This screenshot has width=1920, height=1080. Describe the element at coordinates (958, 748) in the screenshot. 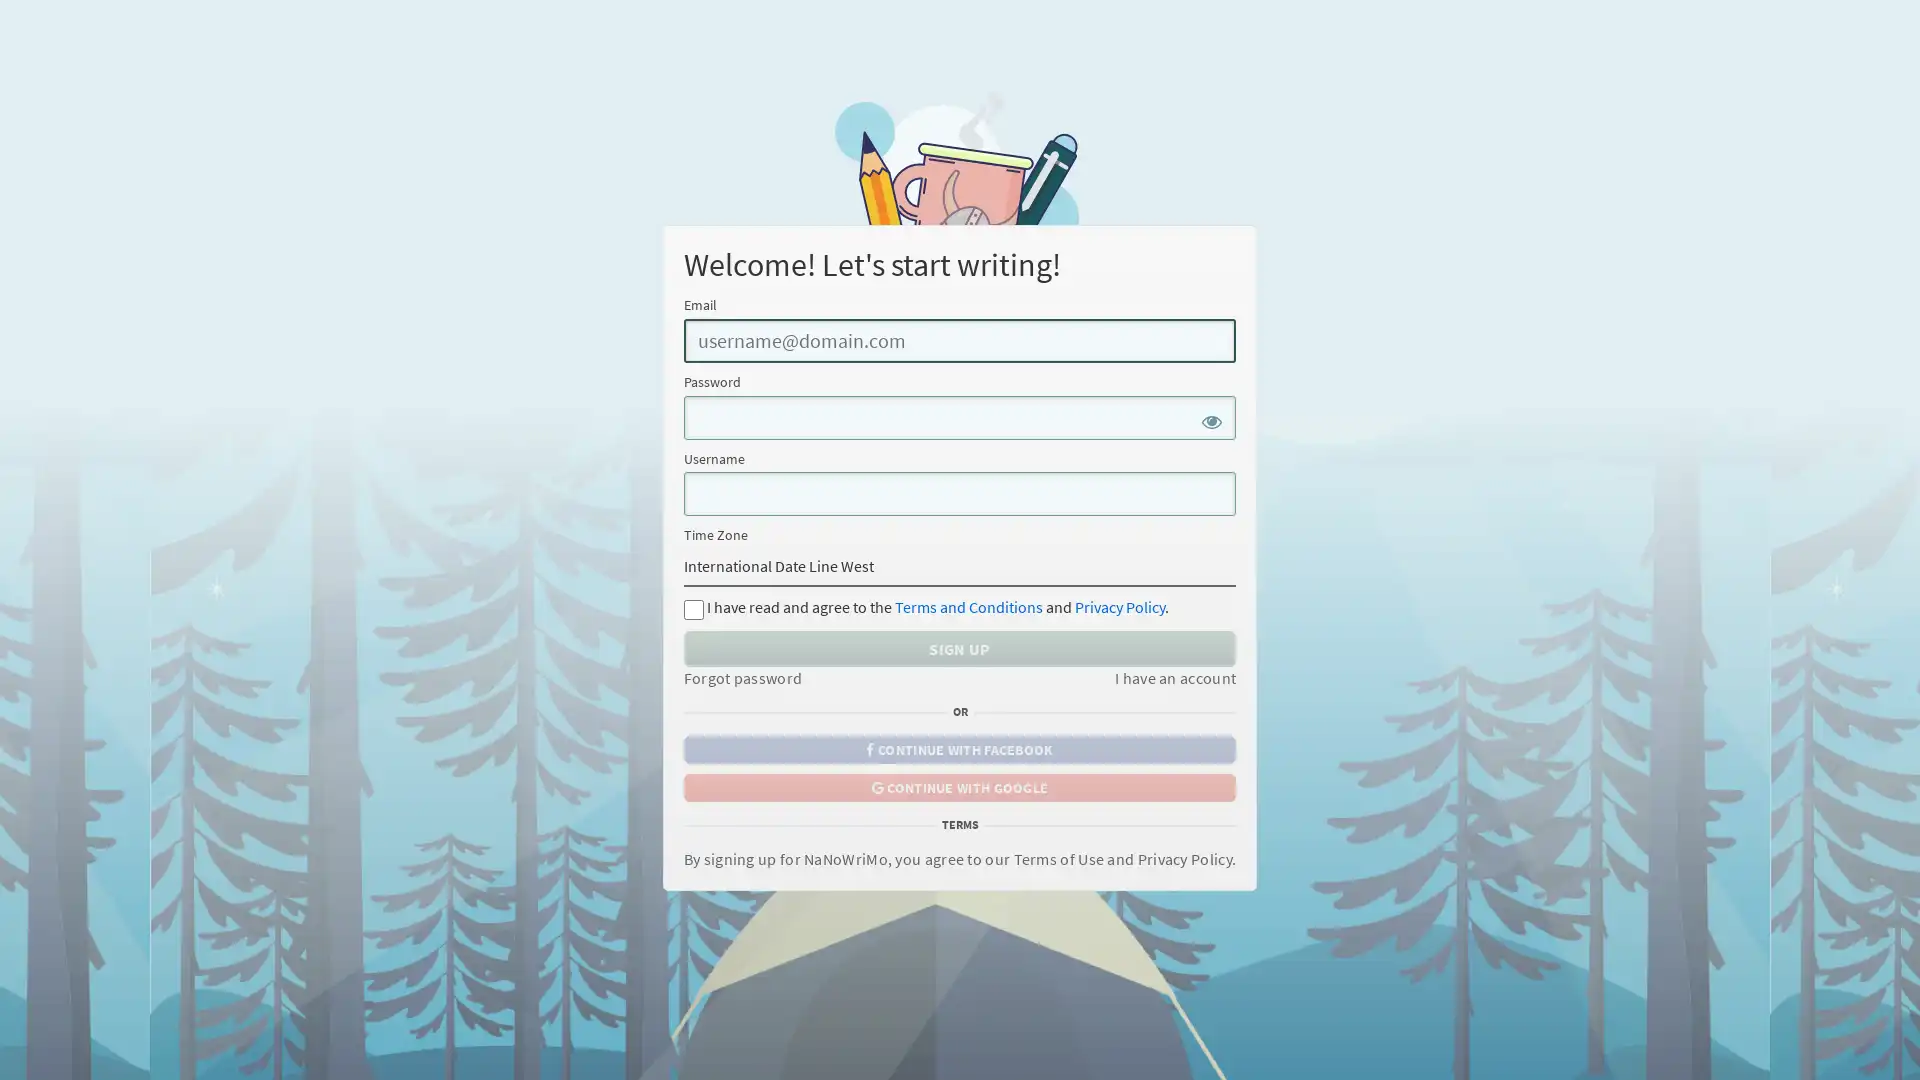

I see `CONTINUE WITH FACEBOOK` at that location.